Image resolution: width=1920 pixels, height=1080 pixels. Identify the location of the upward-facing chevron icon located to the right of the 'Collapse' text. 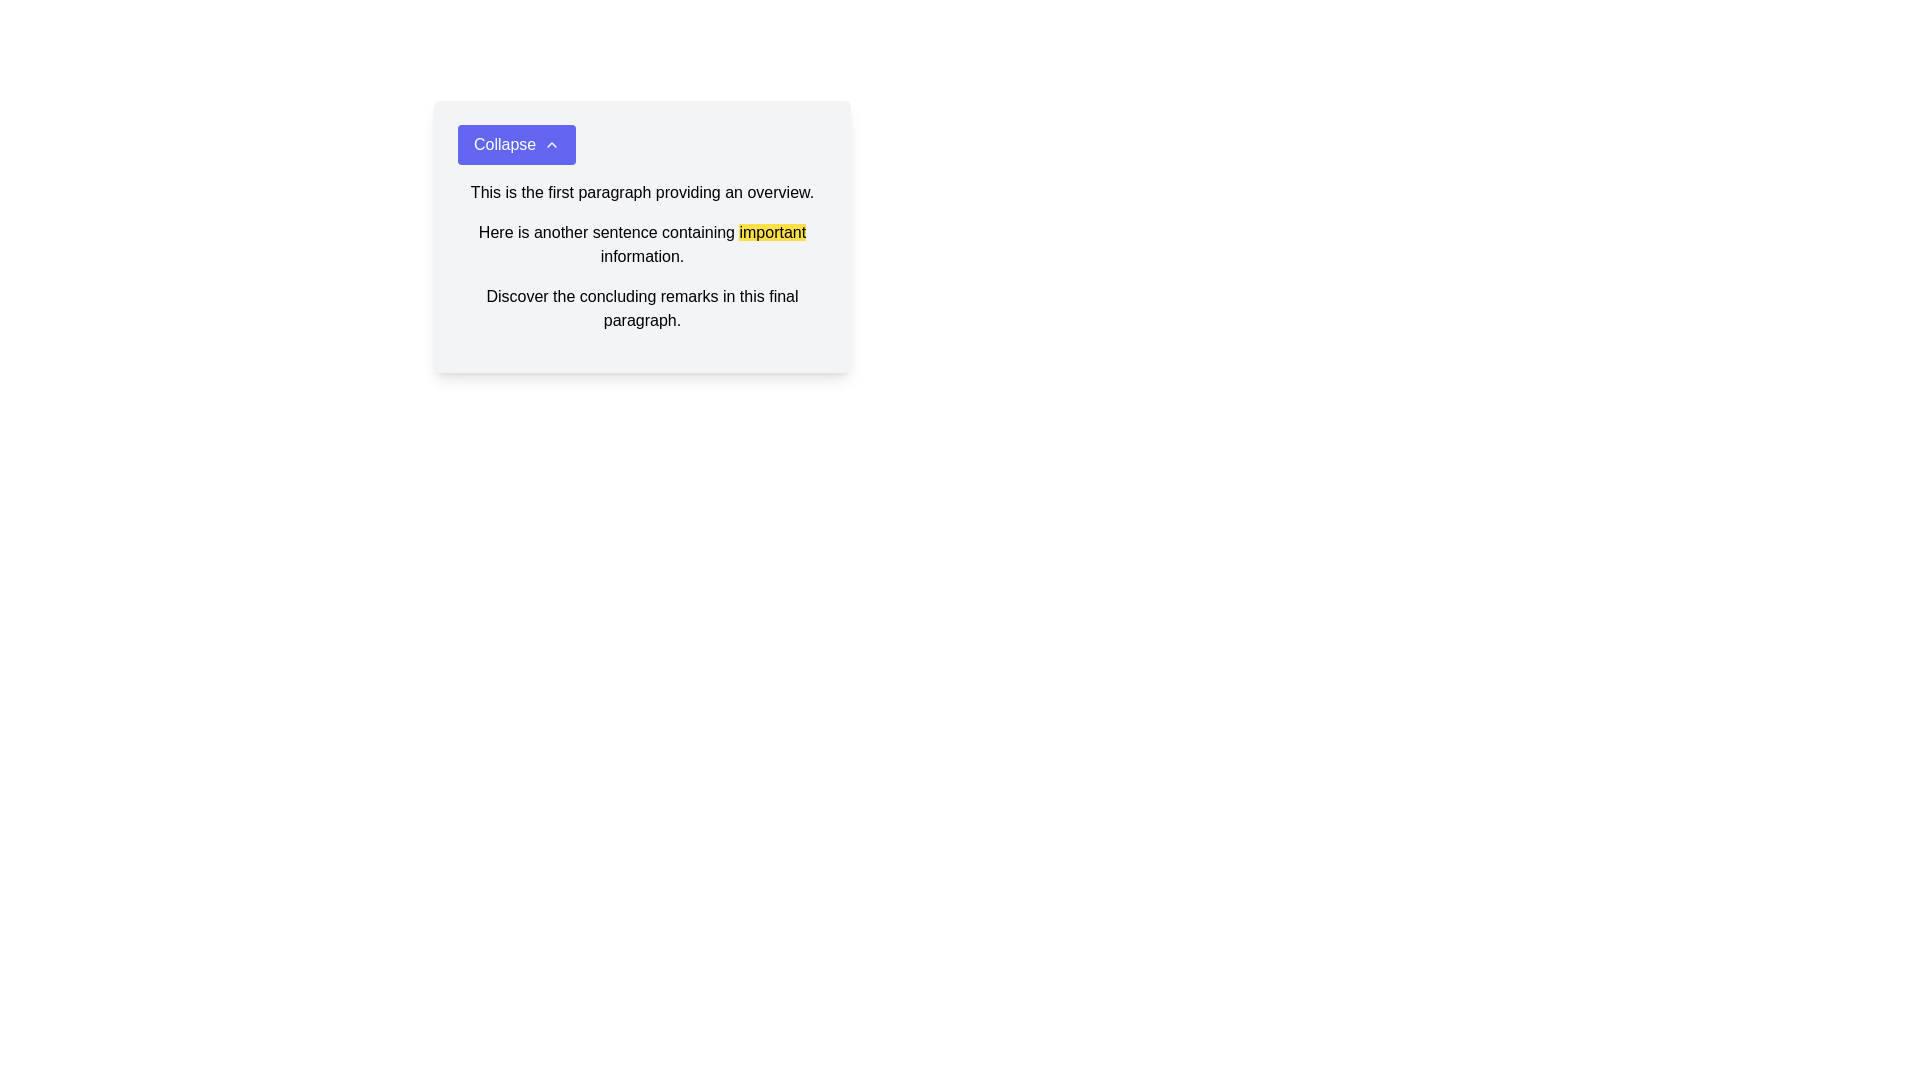
(552, 144).